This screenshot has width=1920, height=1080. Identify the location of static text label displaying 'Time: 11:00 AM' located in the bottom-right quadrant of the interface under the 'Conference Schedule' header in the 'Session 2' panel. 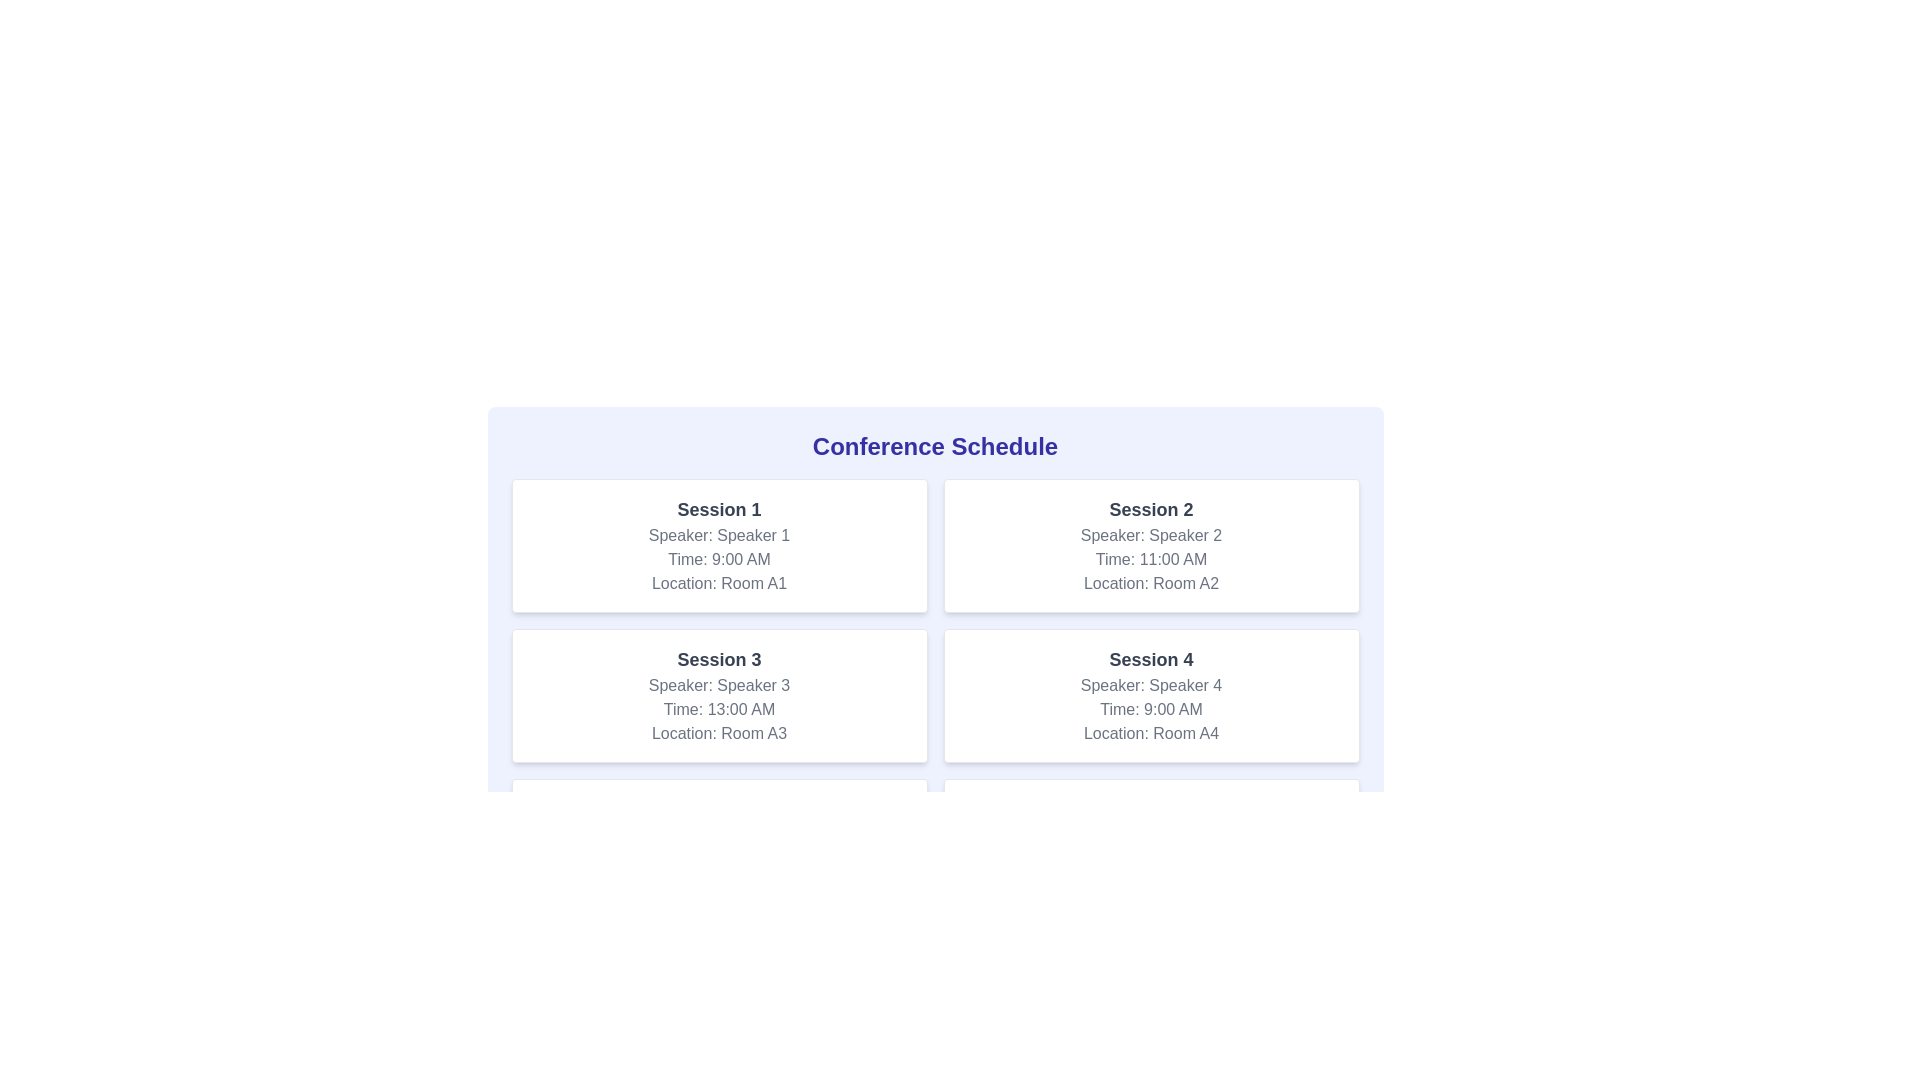
(1151, 559).